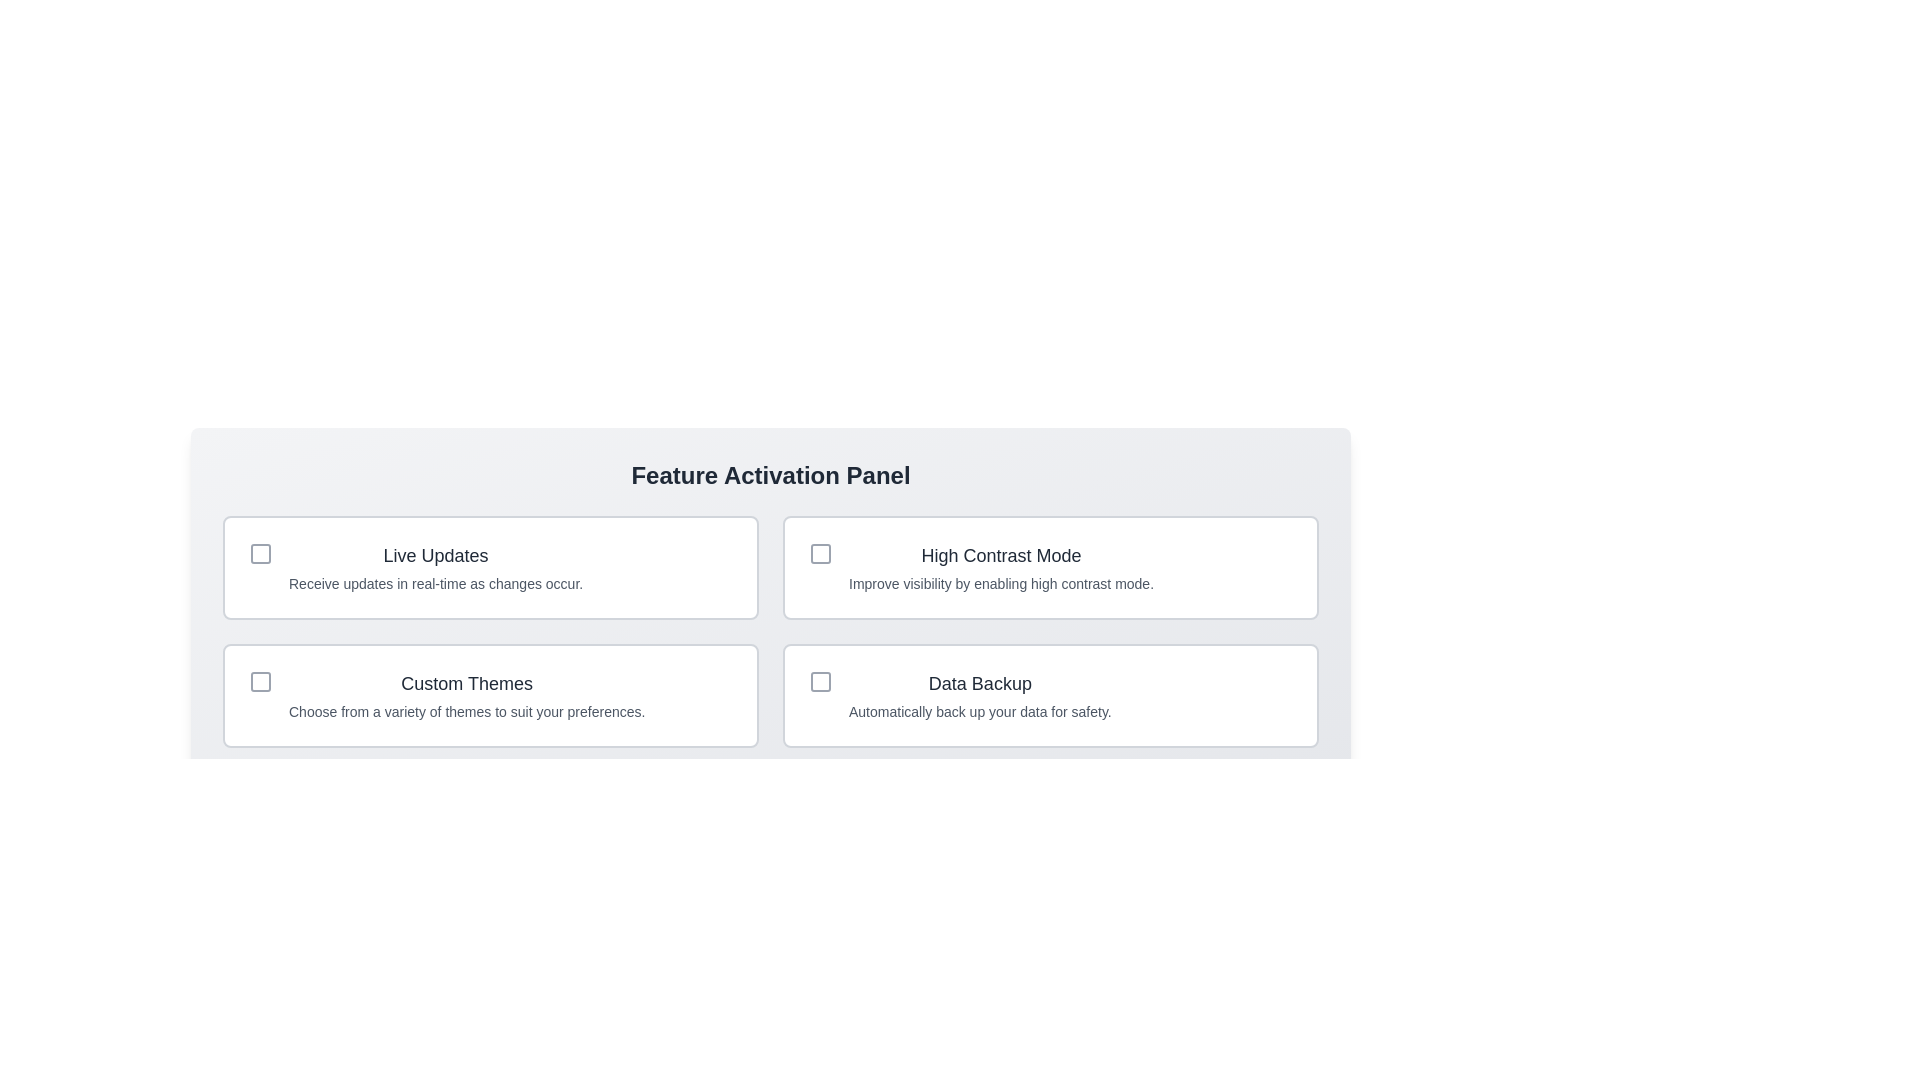  I want to click on the Checkbox-like indicator located in the second card labeled 'High Contrast Mode' within the Feature Activation Panel, situated near the left side next to the feature title label, so click(820, 554).